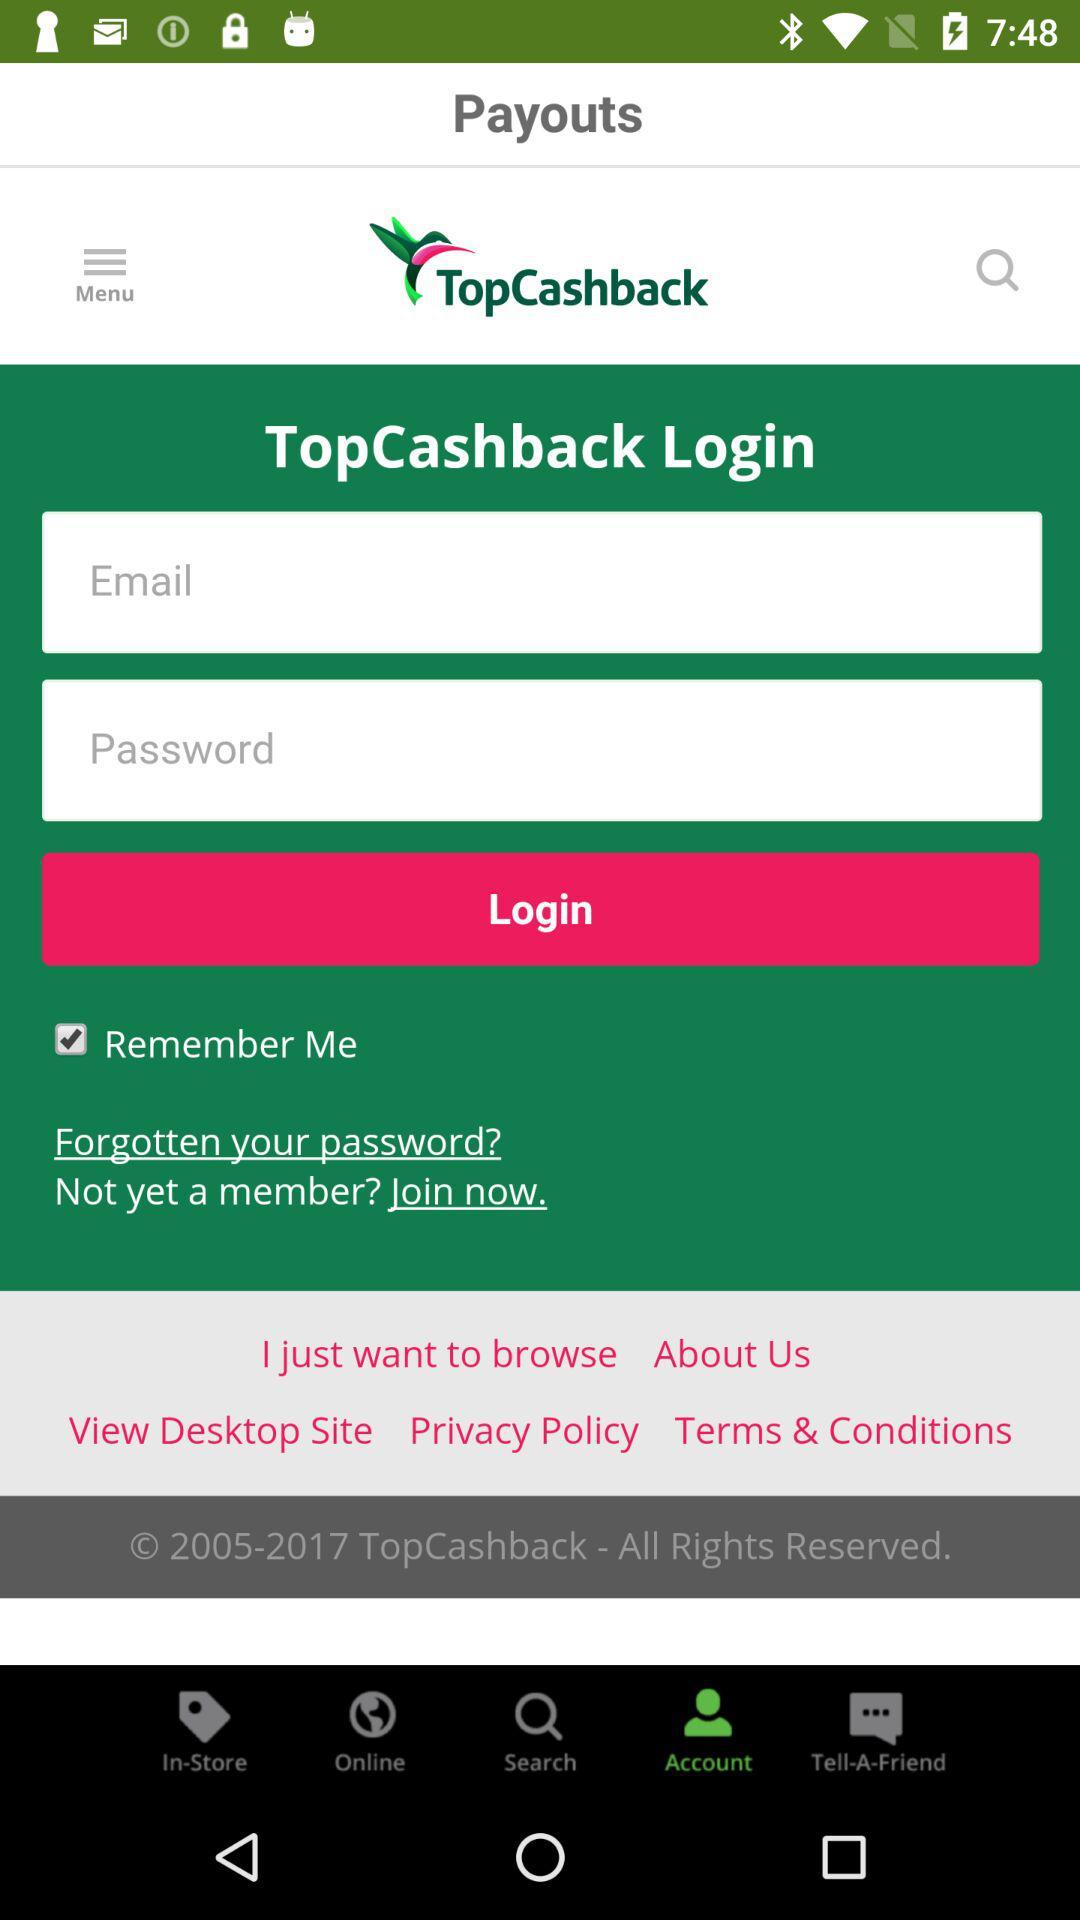 Image resolution: width=1080 pixels, height=1920 pixels. Describe the element at coordinates (540, 1728) in the screenshot. I see `search button` at that location.